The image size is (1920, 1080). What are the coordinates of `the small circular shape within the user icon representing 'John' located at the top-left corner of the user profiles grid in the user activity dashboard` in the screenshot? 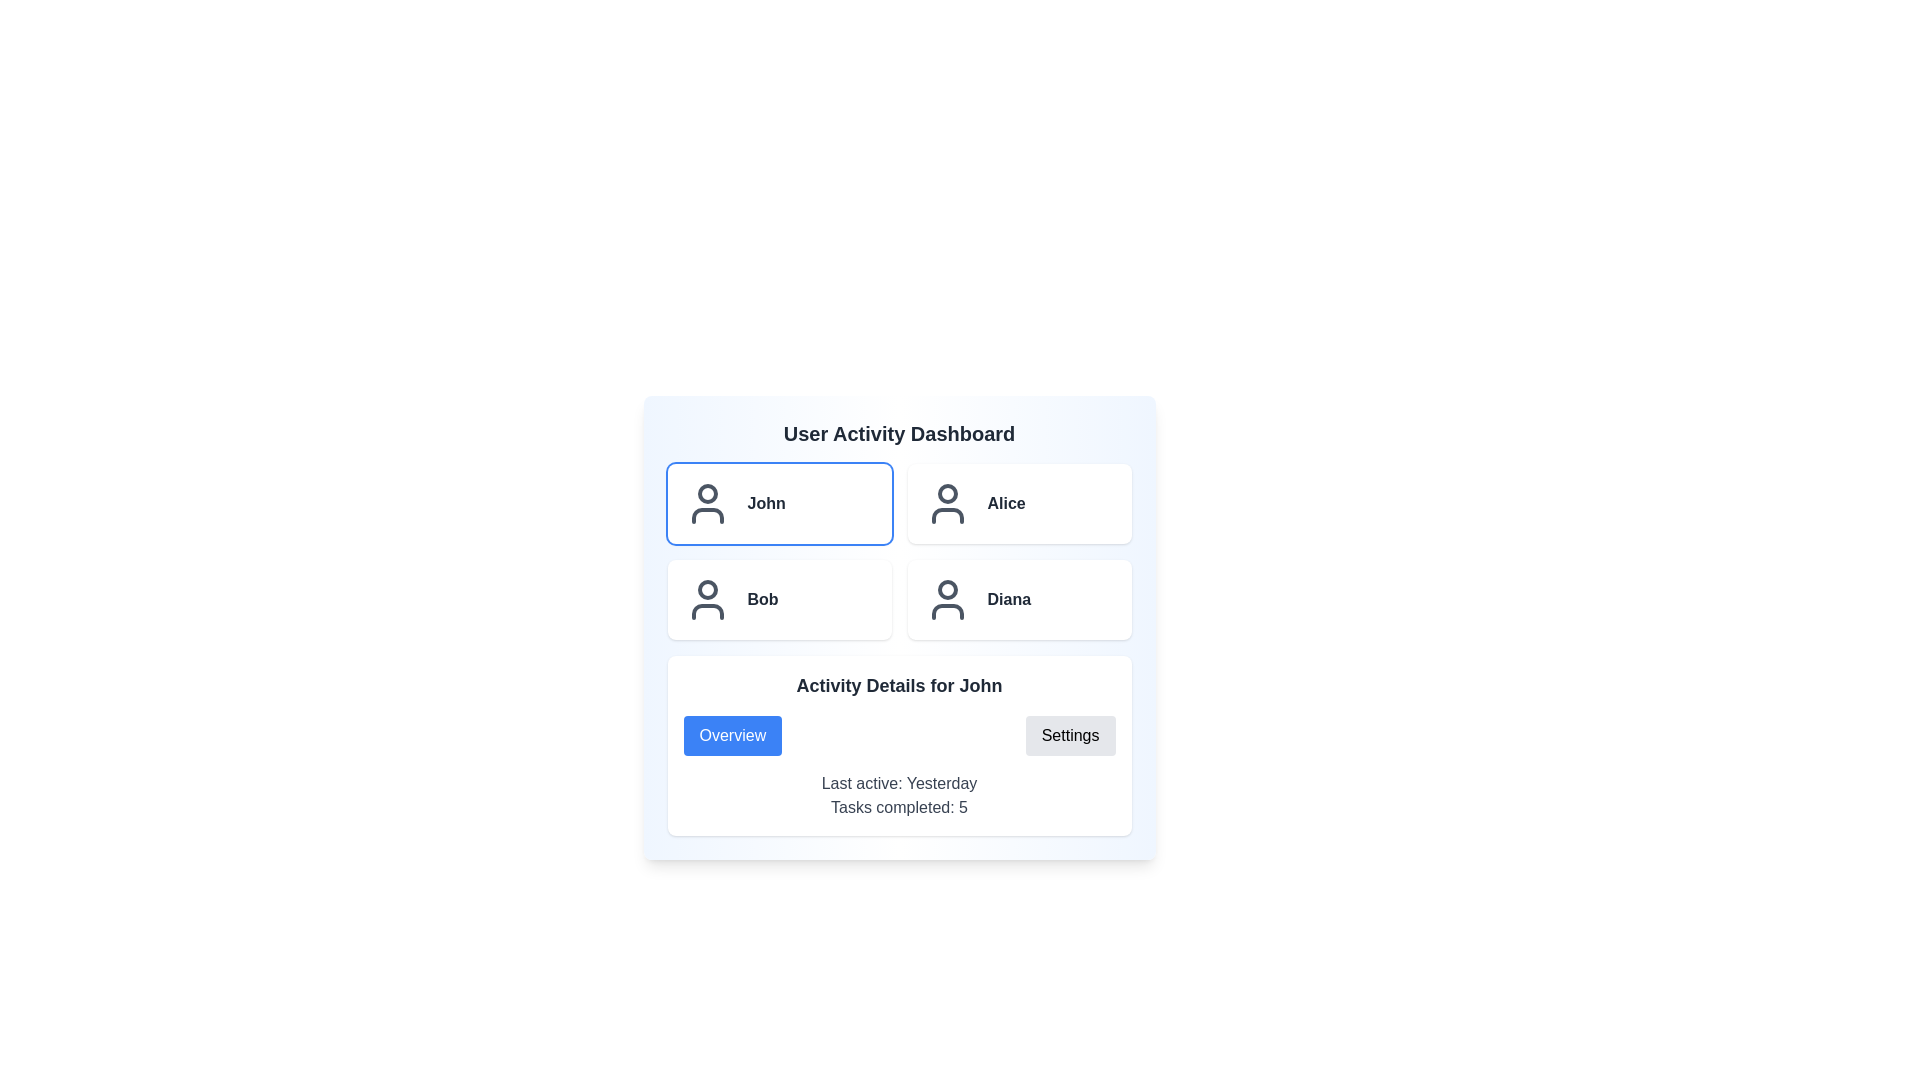 It's located at (707, 493).